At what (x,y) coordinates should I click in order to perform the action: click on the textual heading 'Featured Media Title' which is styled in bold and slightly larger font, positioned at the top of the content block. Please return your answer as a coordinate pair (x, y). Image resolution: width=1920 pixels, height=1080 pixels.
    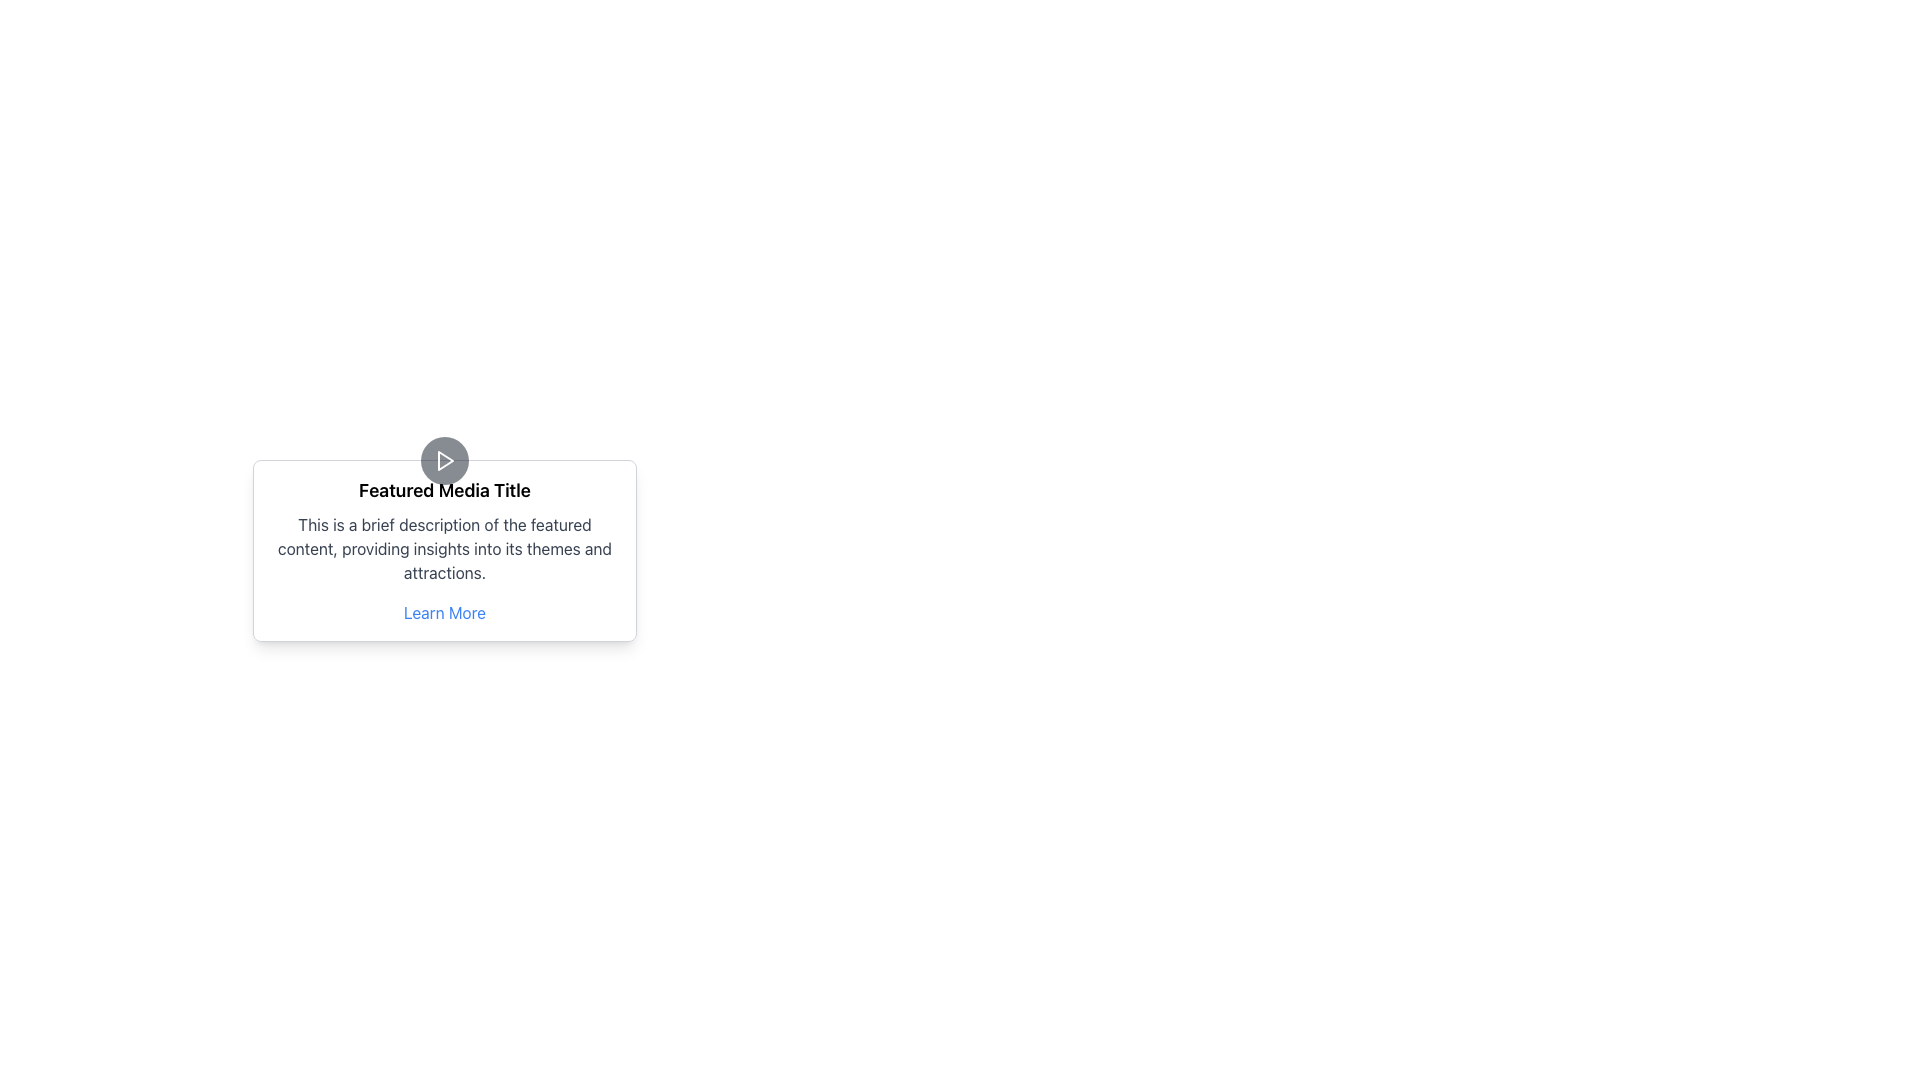
    Looking at the image, I should click on (444, 490).